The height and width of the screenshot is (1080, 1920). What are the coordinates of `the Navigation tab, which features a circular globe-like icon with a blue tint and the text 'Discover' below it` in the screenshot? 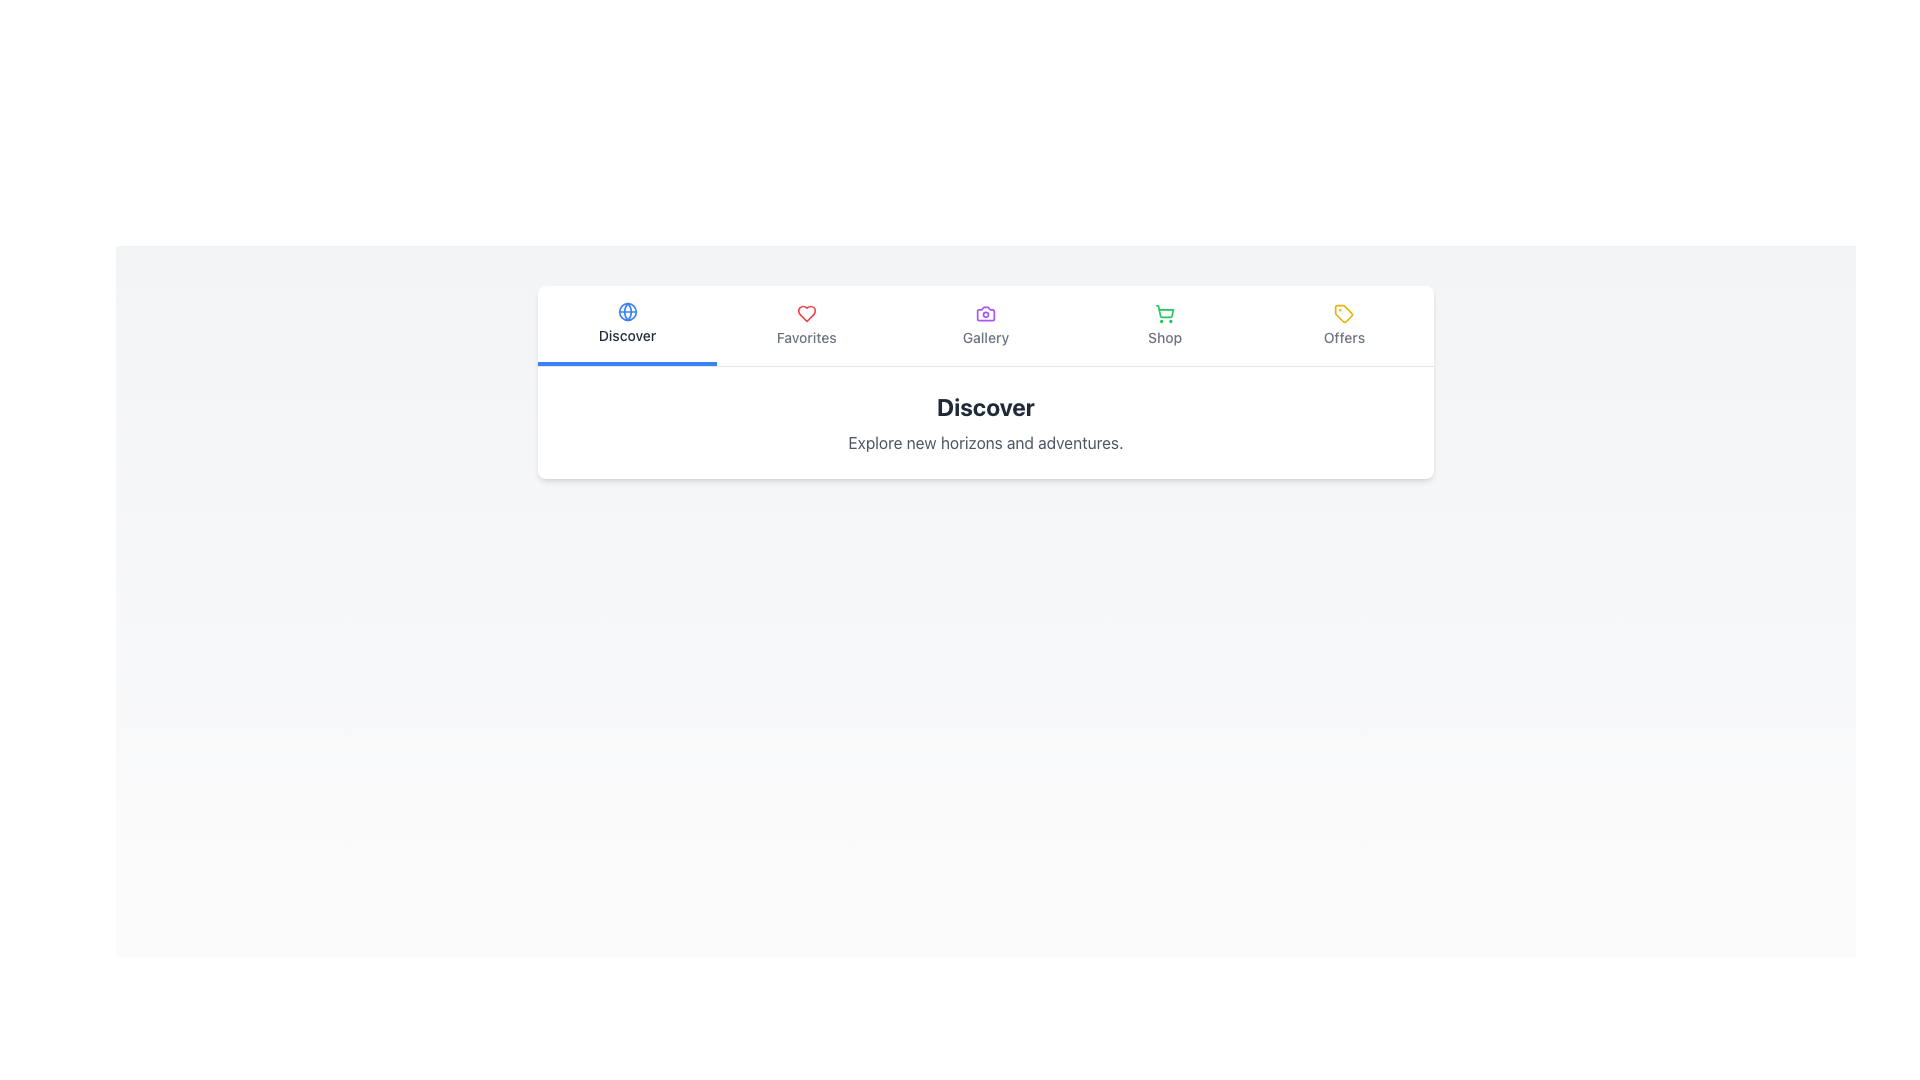 It's located at (626, 323).